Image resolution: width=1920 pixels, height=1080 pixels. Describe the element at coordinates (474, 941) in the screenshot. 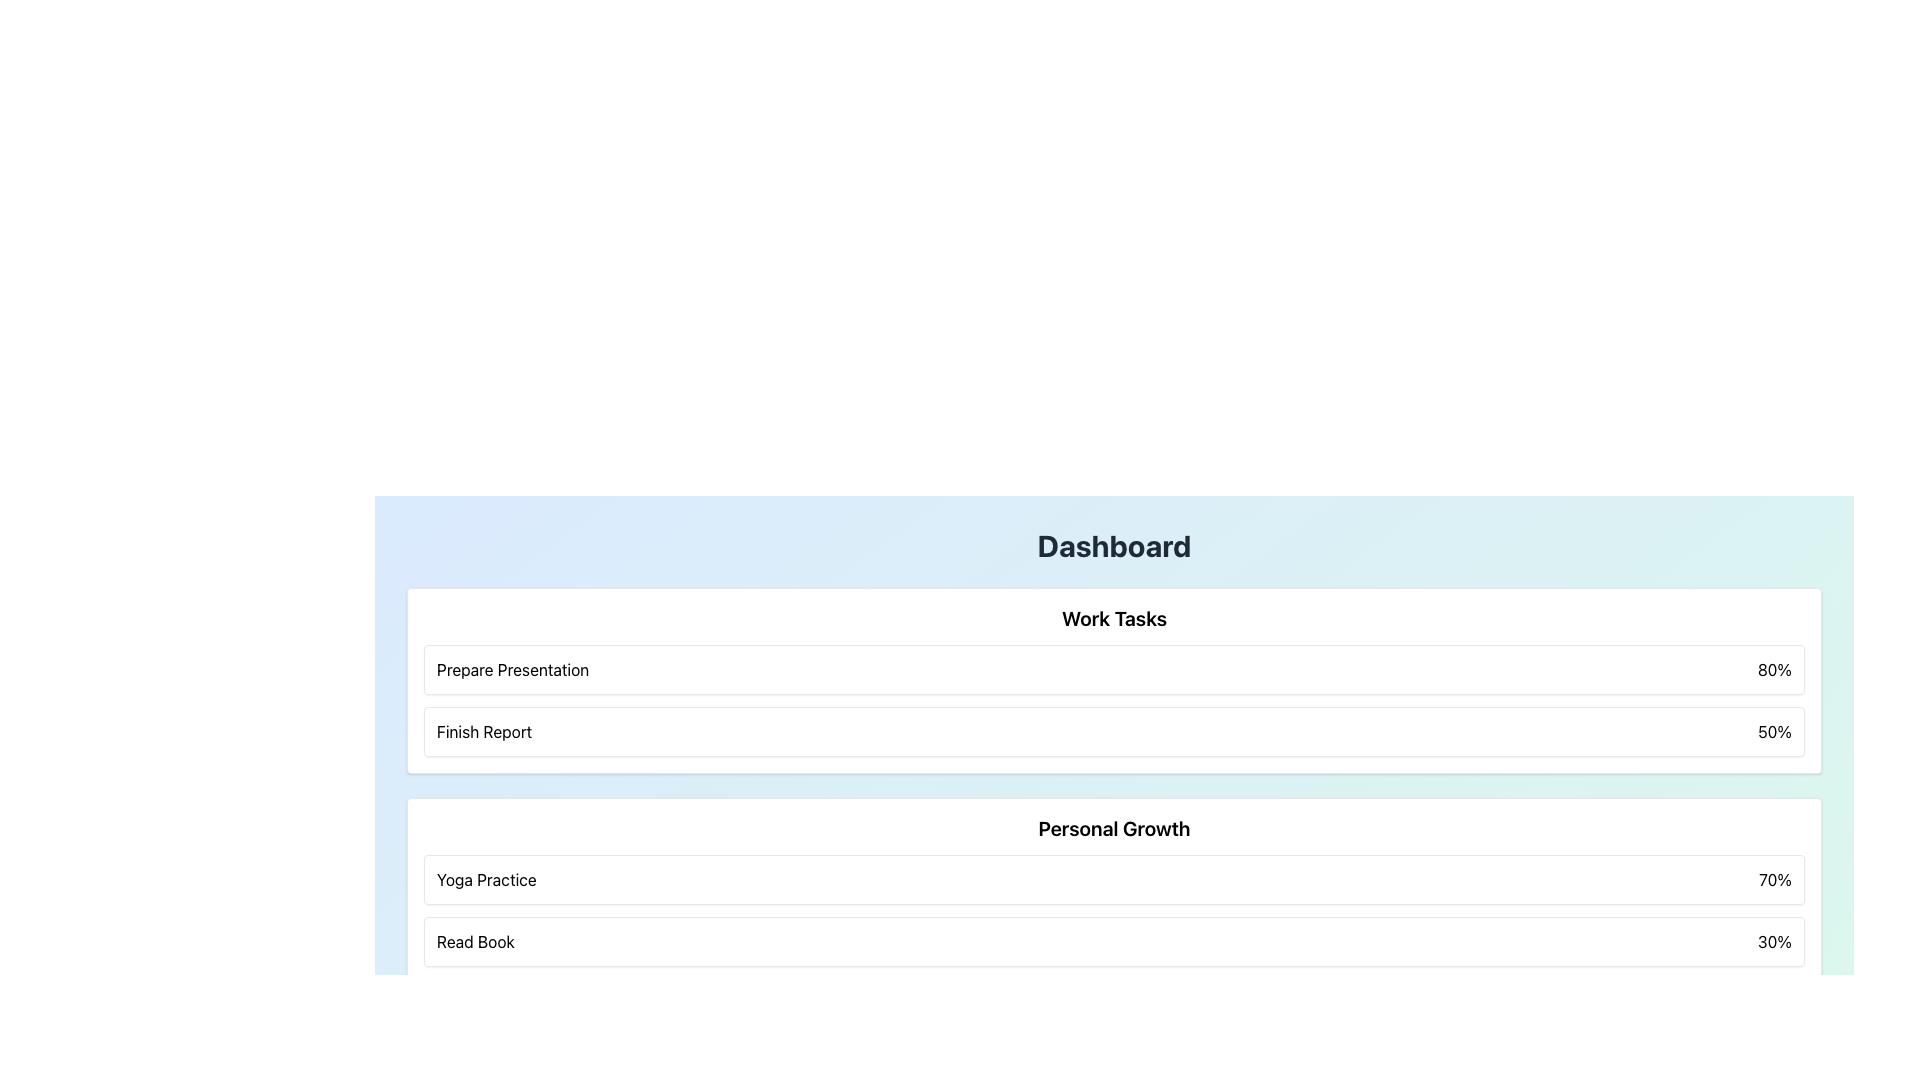

I see `the text label reading 'Read Book' which is aligned to the left side of a bordered and shadowed rectangular block in the 'Personal Growth' section` at that location.